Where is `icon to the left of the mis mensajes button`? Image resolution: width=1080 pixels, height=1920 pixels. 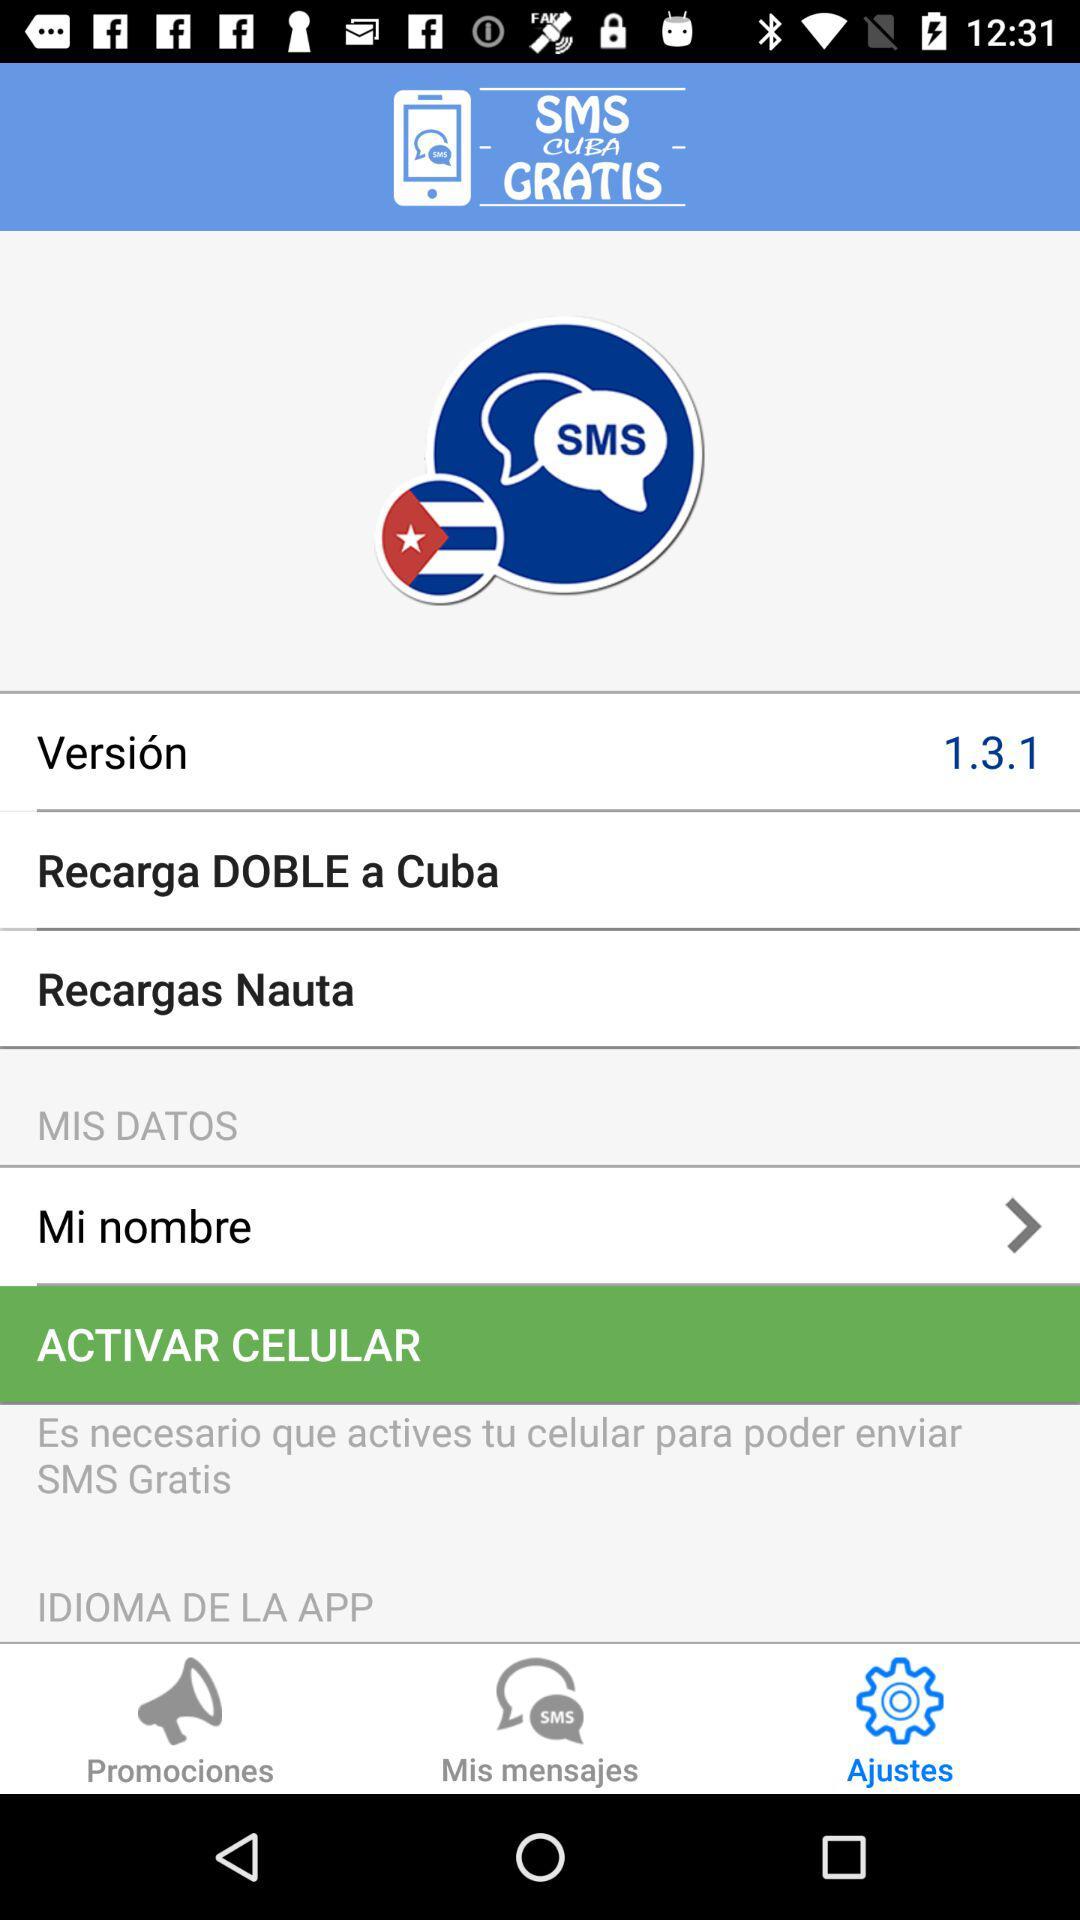
icon to the left of the mis mensajes button is located at coordinates (180, 1724).